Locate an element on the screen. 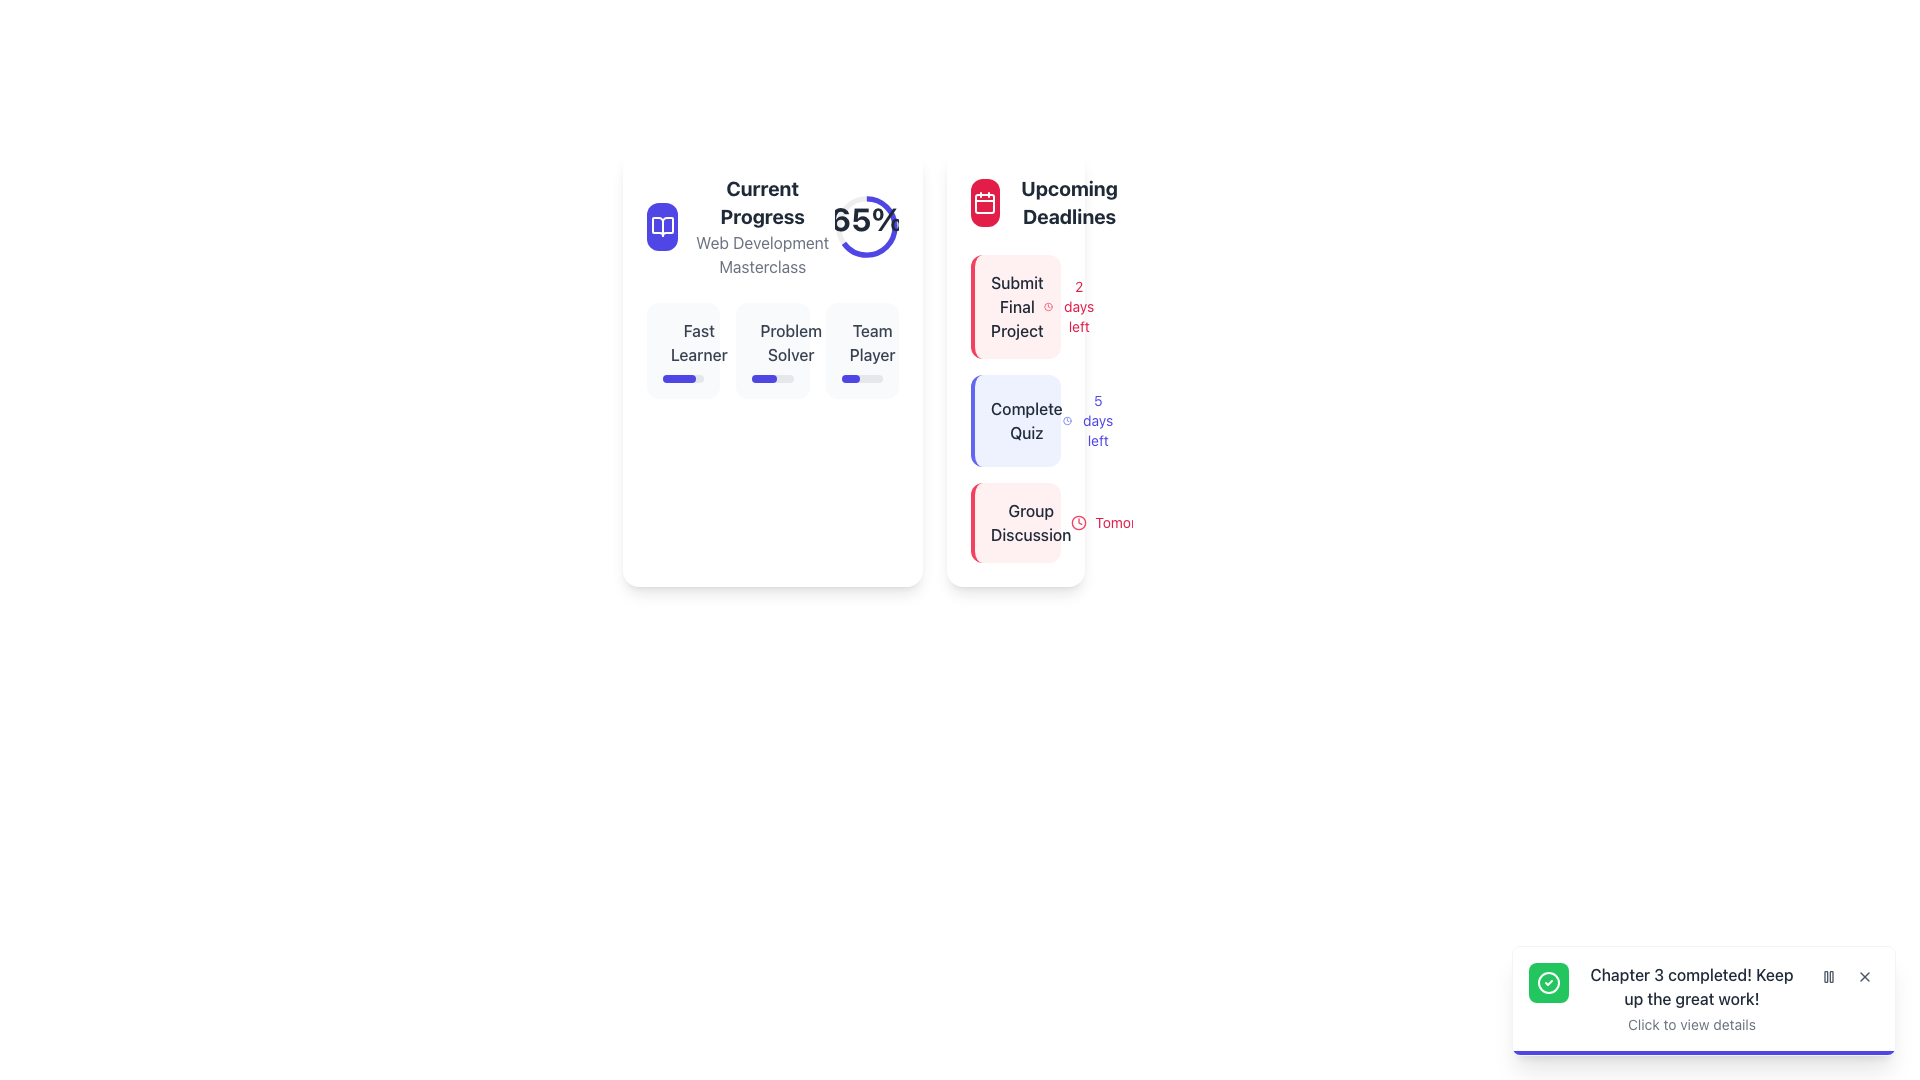 The image size is (1920, 1080). the Text Label that provides context for the 'Current Progress' section, which is centered beneath the 'Current Progress' heading is located at coordinates (761, 253).